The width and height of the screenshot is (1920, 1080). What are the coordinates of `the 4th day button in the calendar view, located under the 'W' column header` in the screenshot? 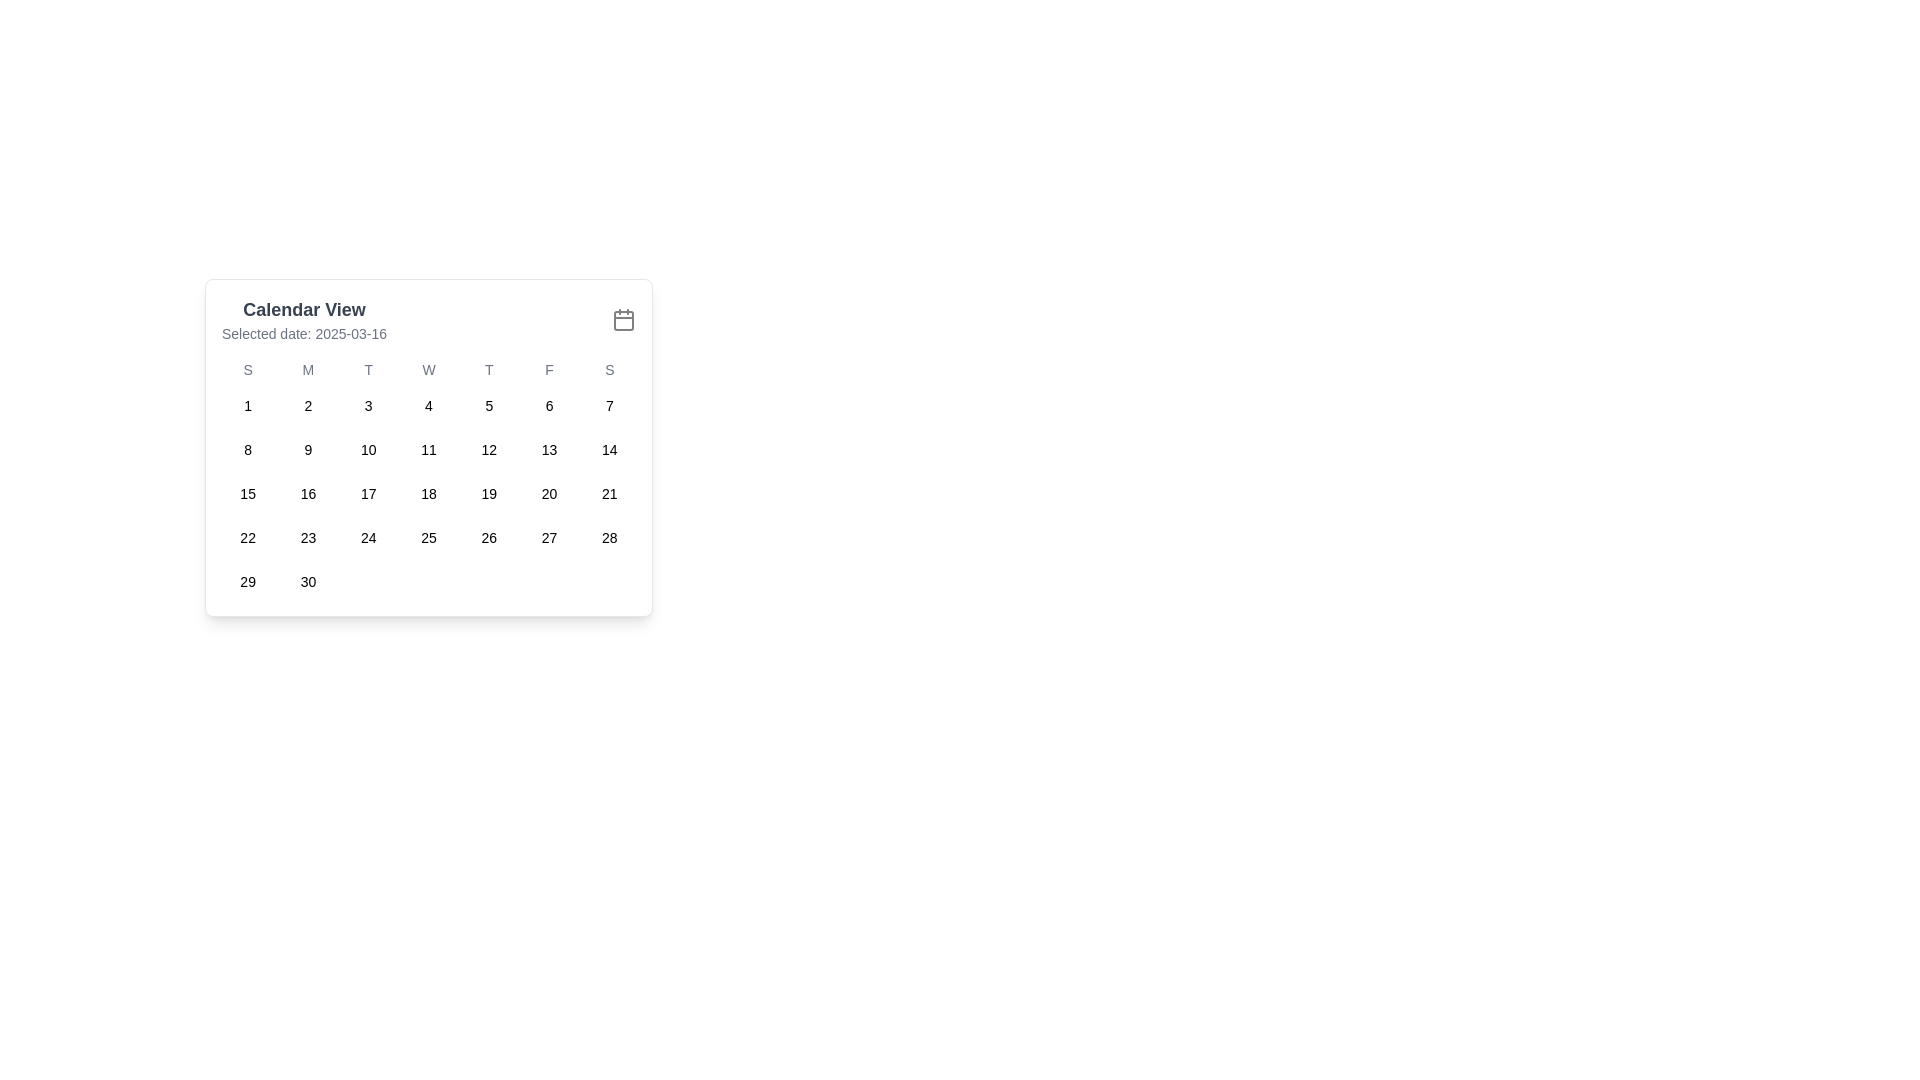 It's located at (427, 405).